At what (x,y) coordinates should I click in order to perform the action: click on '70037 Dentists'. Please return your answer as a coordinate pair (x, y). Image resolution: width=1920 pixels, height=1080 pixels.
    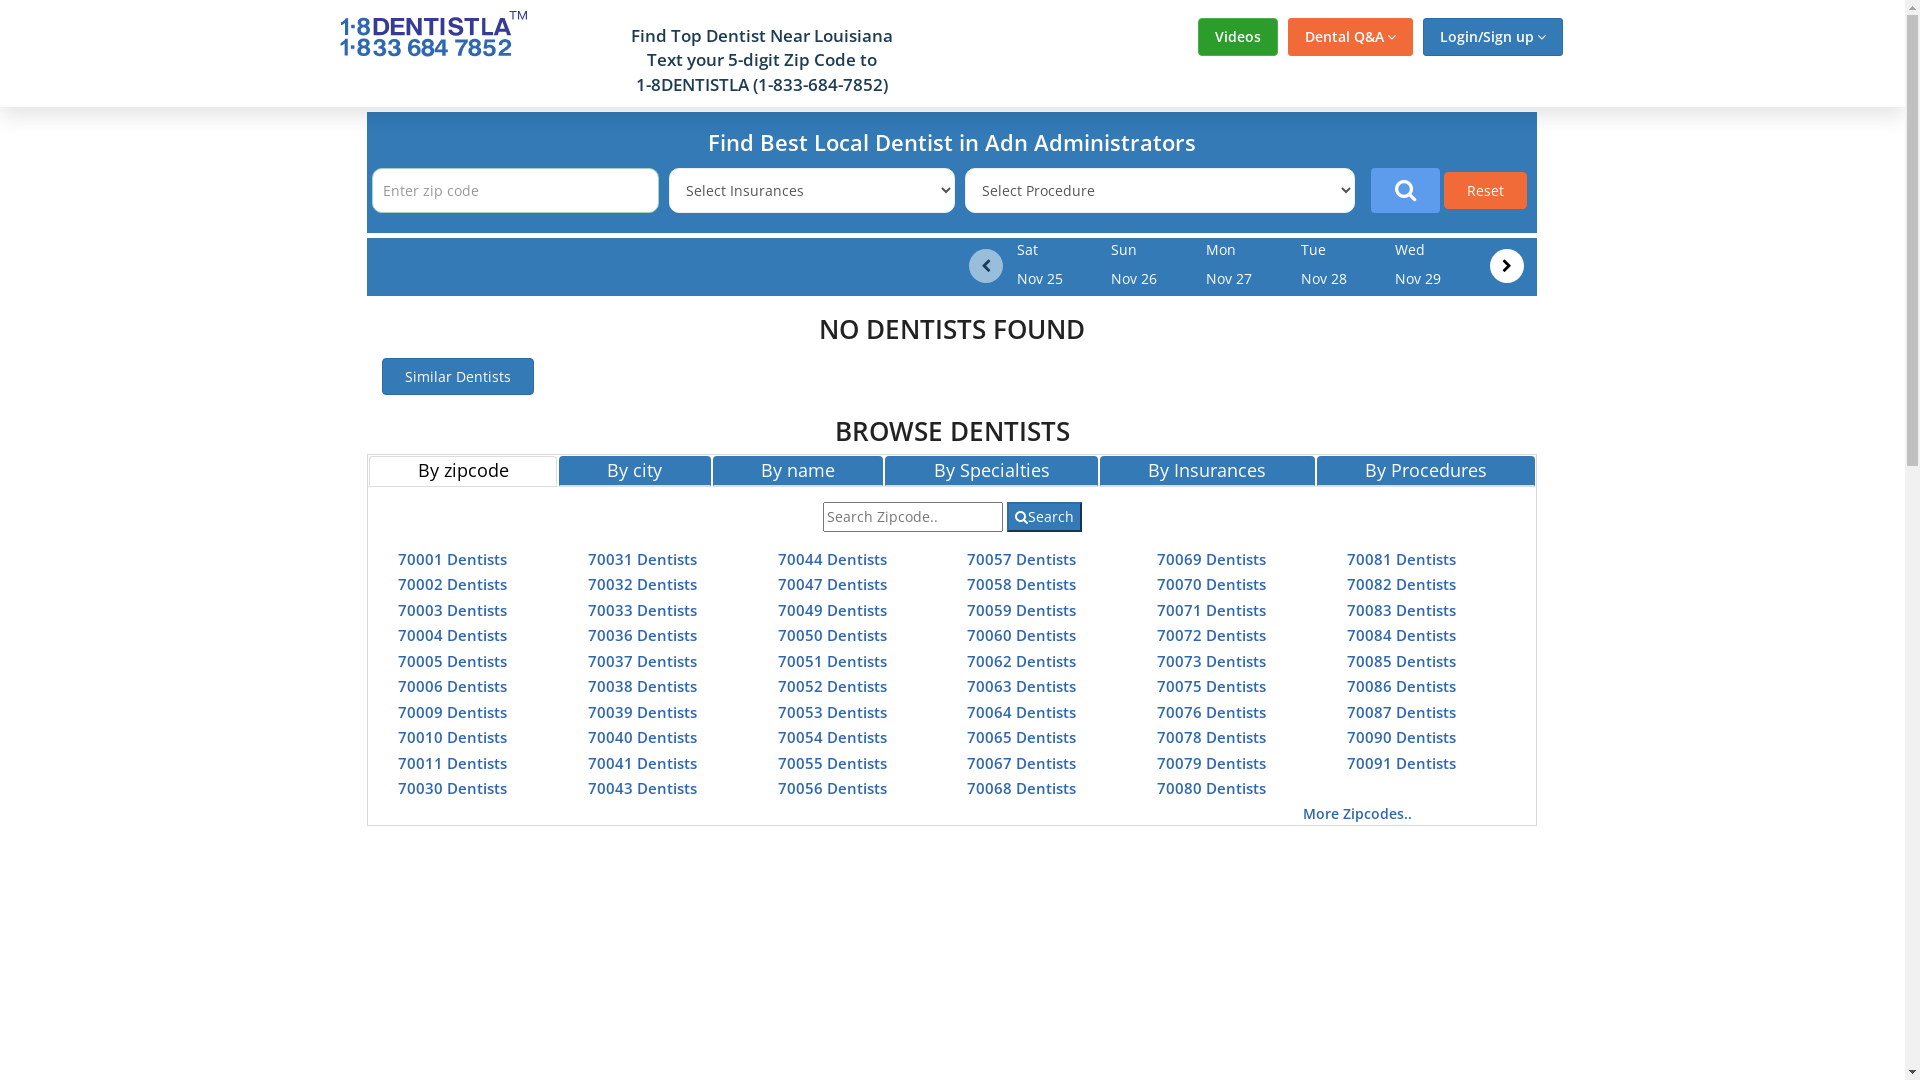
    Looking at the image, I should click on (642, 659).